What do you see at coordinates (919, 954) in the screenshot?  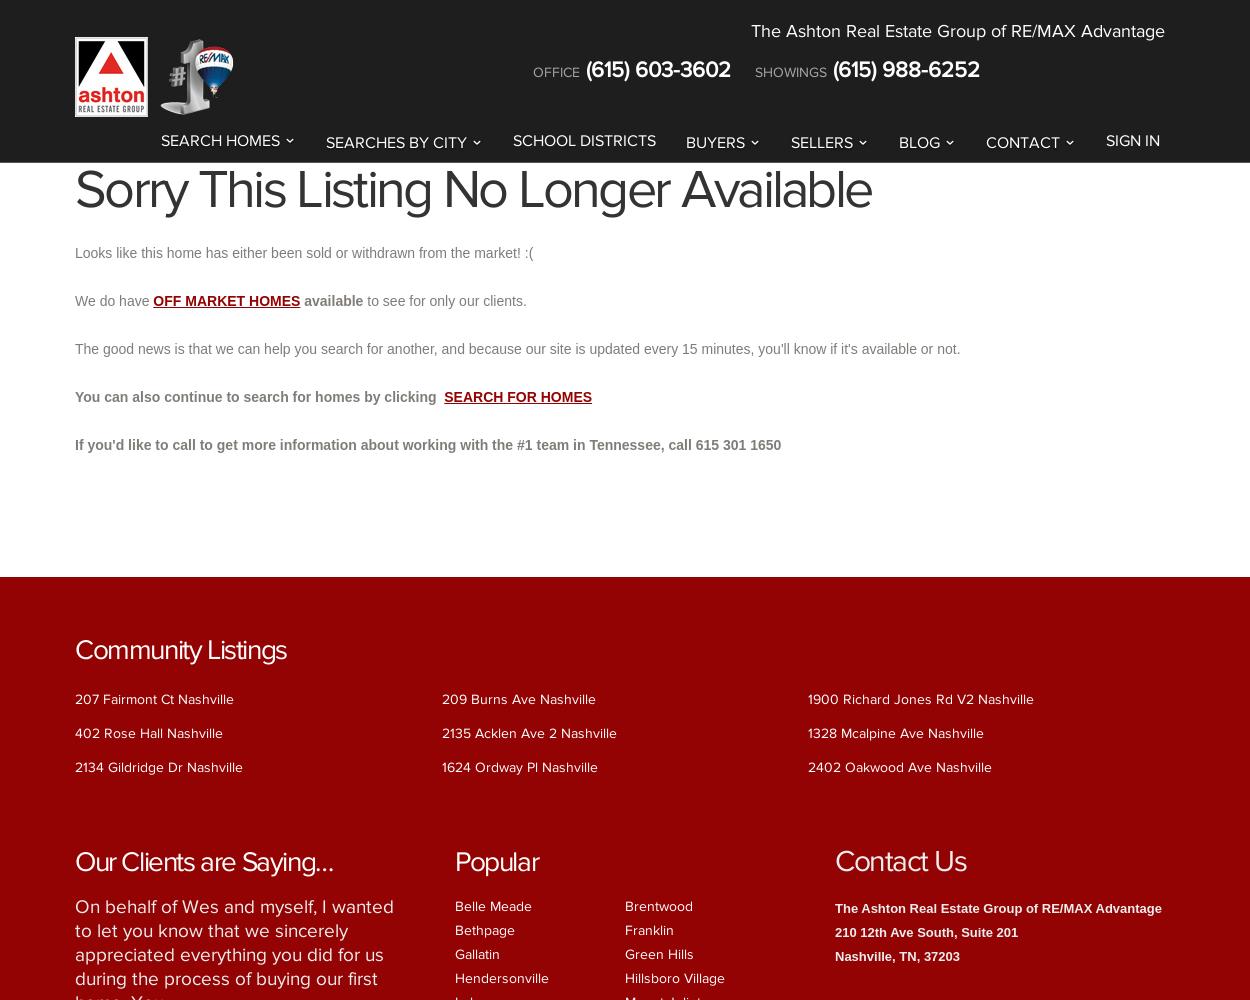 I see `','` at bounding box center [919, 954].